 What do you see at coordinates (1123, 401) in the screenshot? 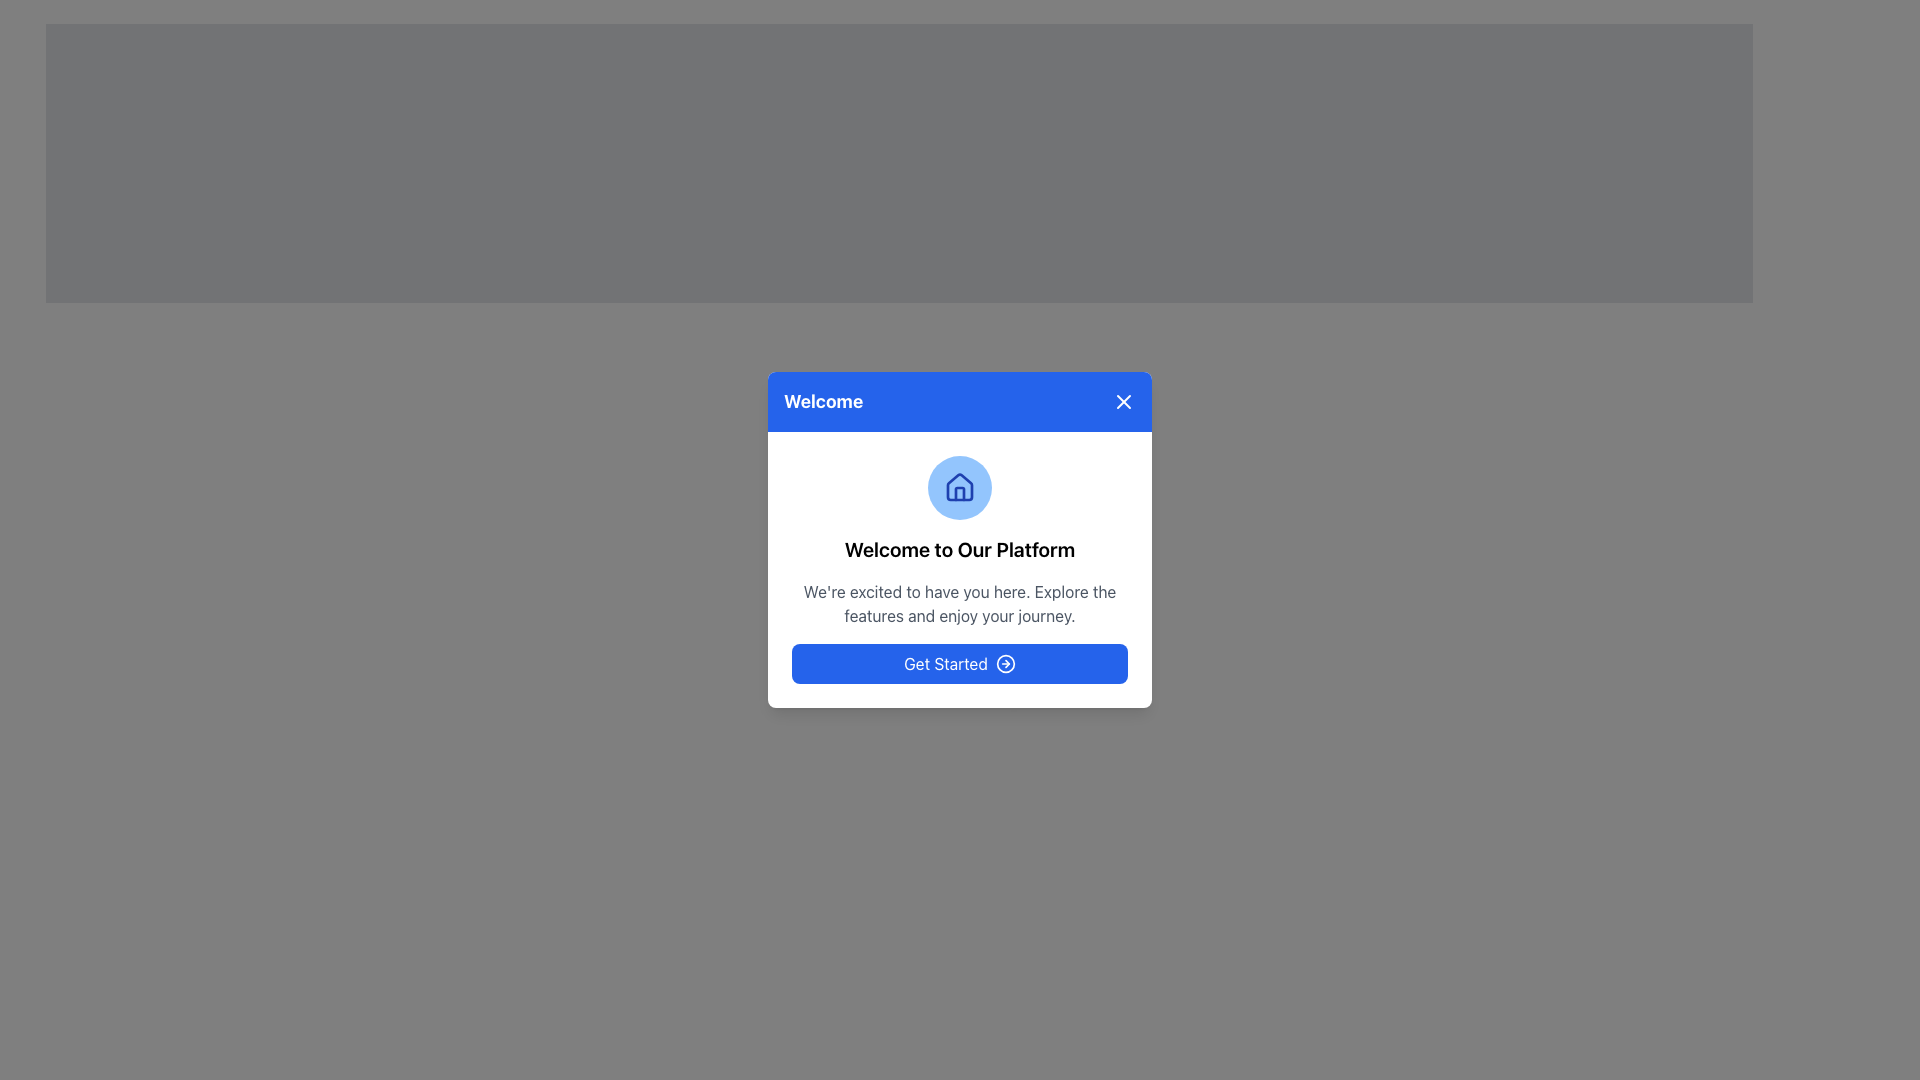
I see `the close icon ('X') located in the top-right corner of the 'Welcome' modal dialog` at bounding box center [1123, 401].